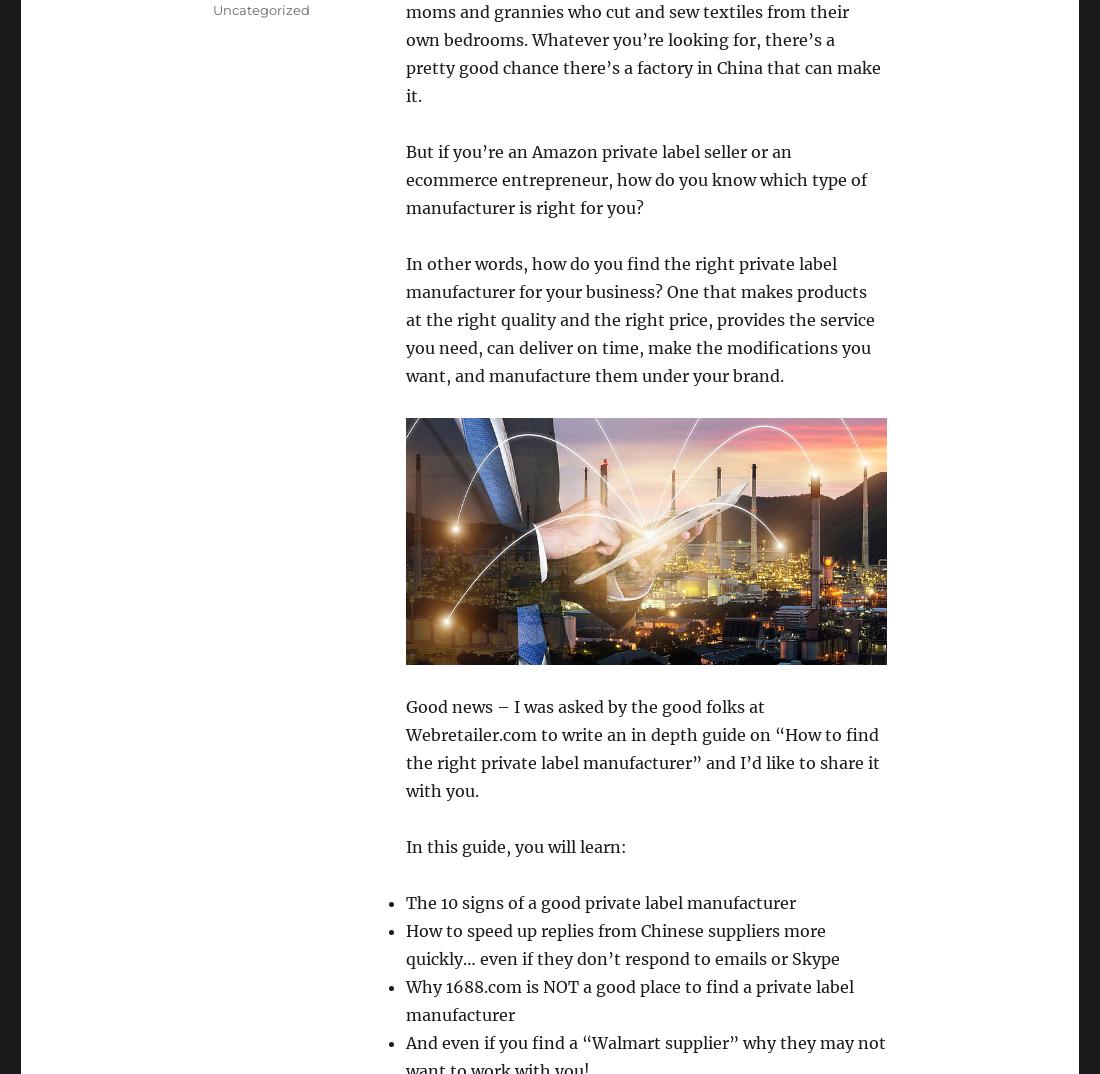 The width and height of the screenshot is (1100, 1074). What do you see at coordinates (639, 318) in the screenshot?
I see `'how do you find the right private label manufacturer for your business? One that makes products at the right quality and the right price, provides the service you need, can deliver on time, make the modifications you want, and manufacture them under your brand.'` at bounding box center [639, 318].